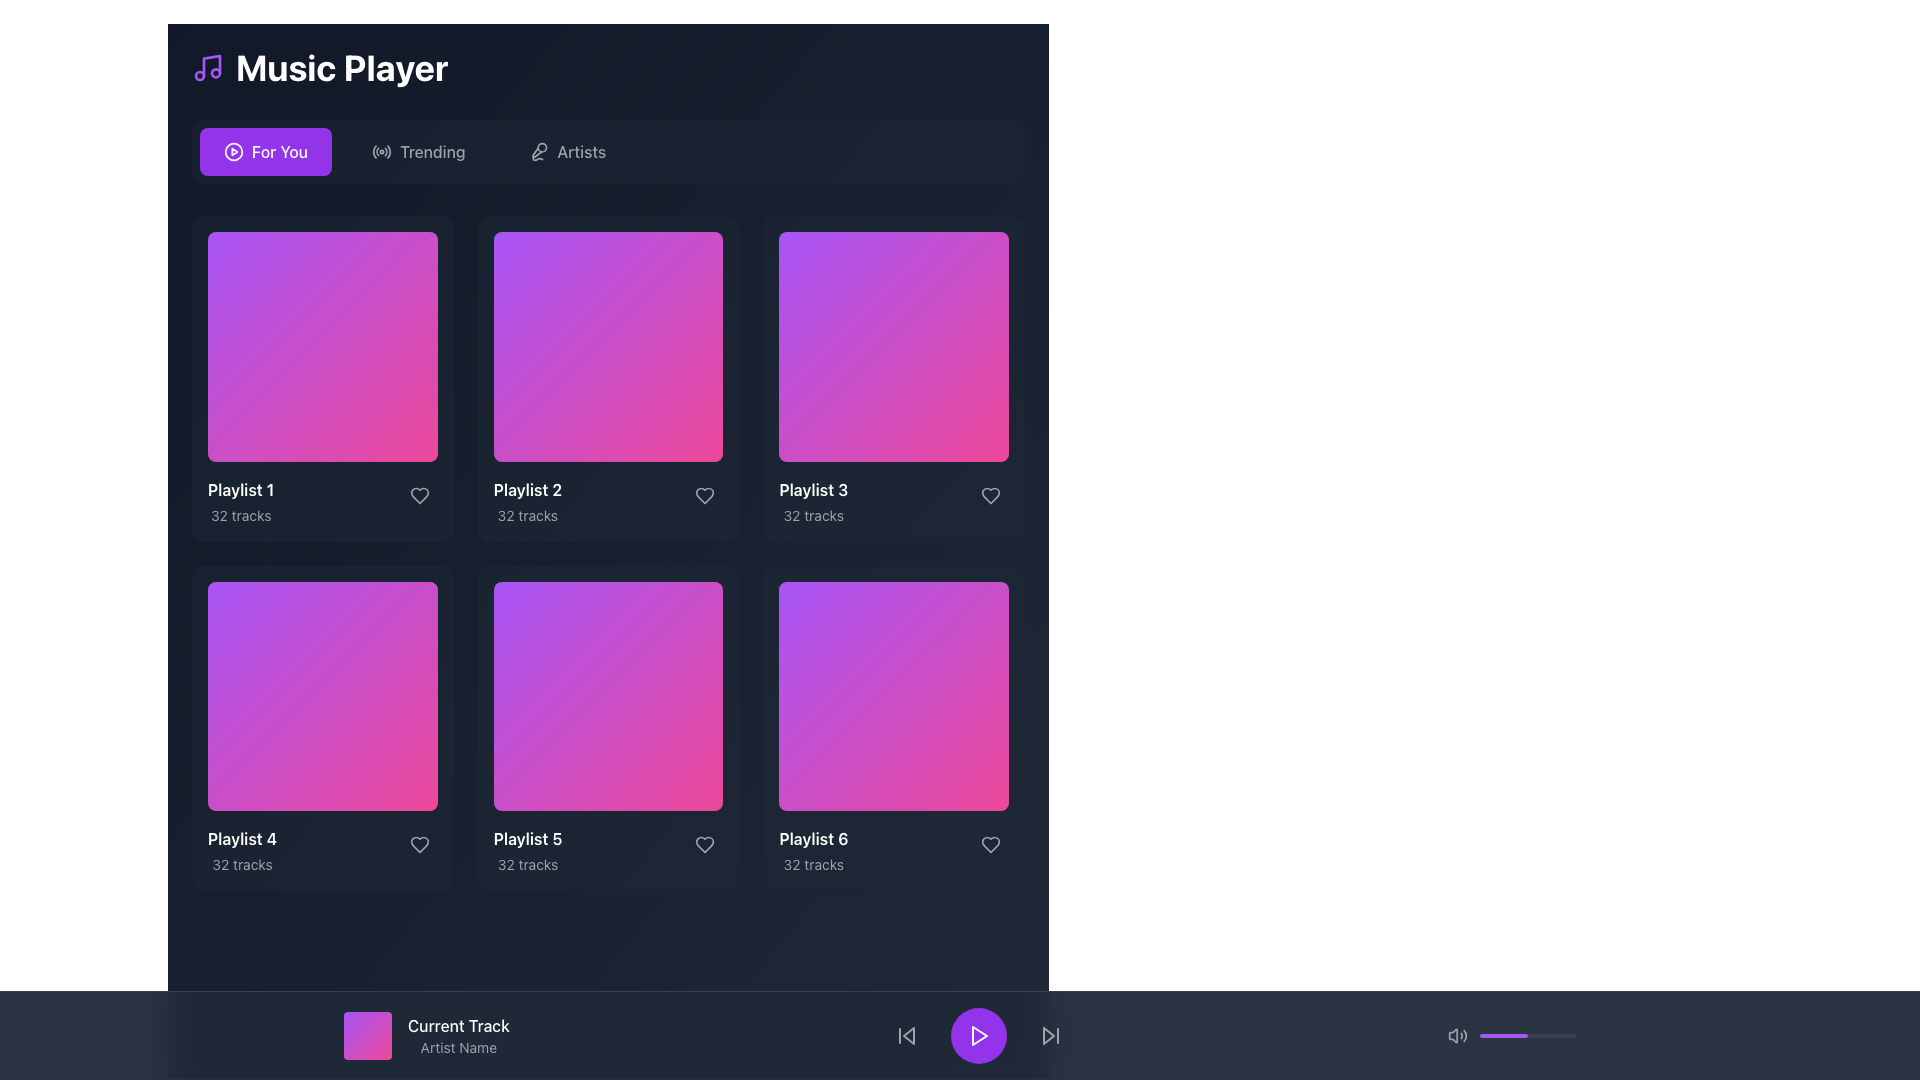 The height and width of the screenshot is (1080, 1920). I want to click on text of the TextLabel that serves as the title for the first playlist in the grid, located in the top-left quadrant beneath the playlist thumbnail and above the '32 tracks' text, so click(240, 489).